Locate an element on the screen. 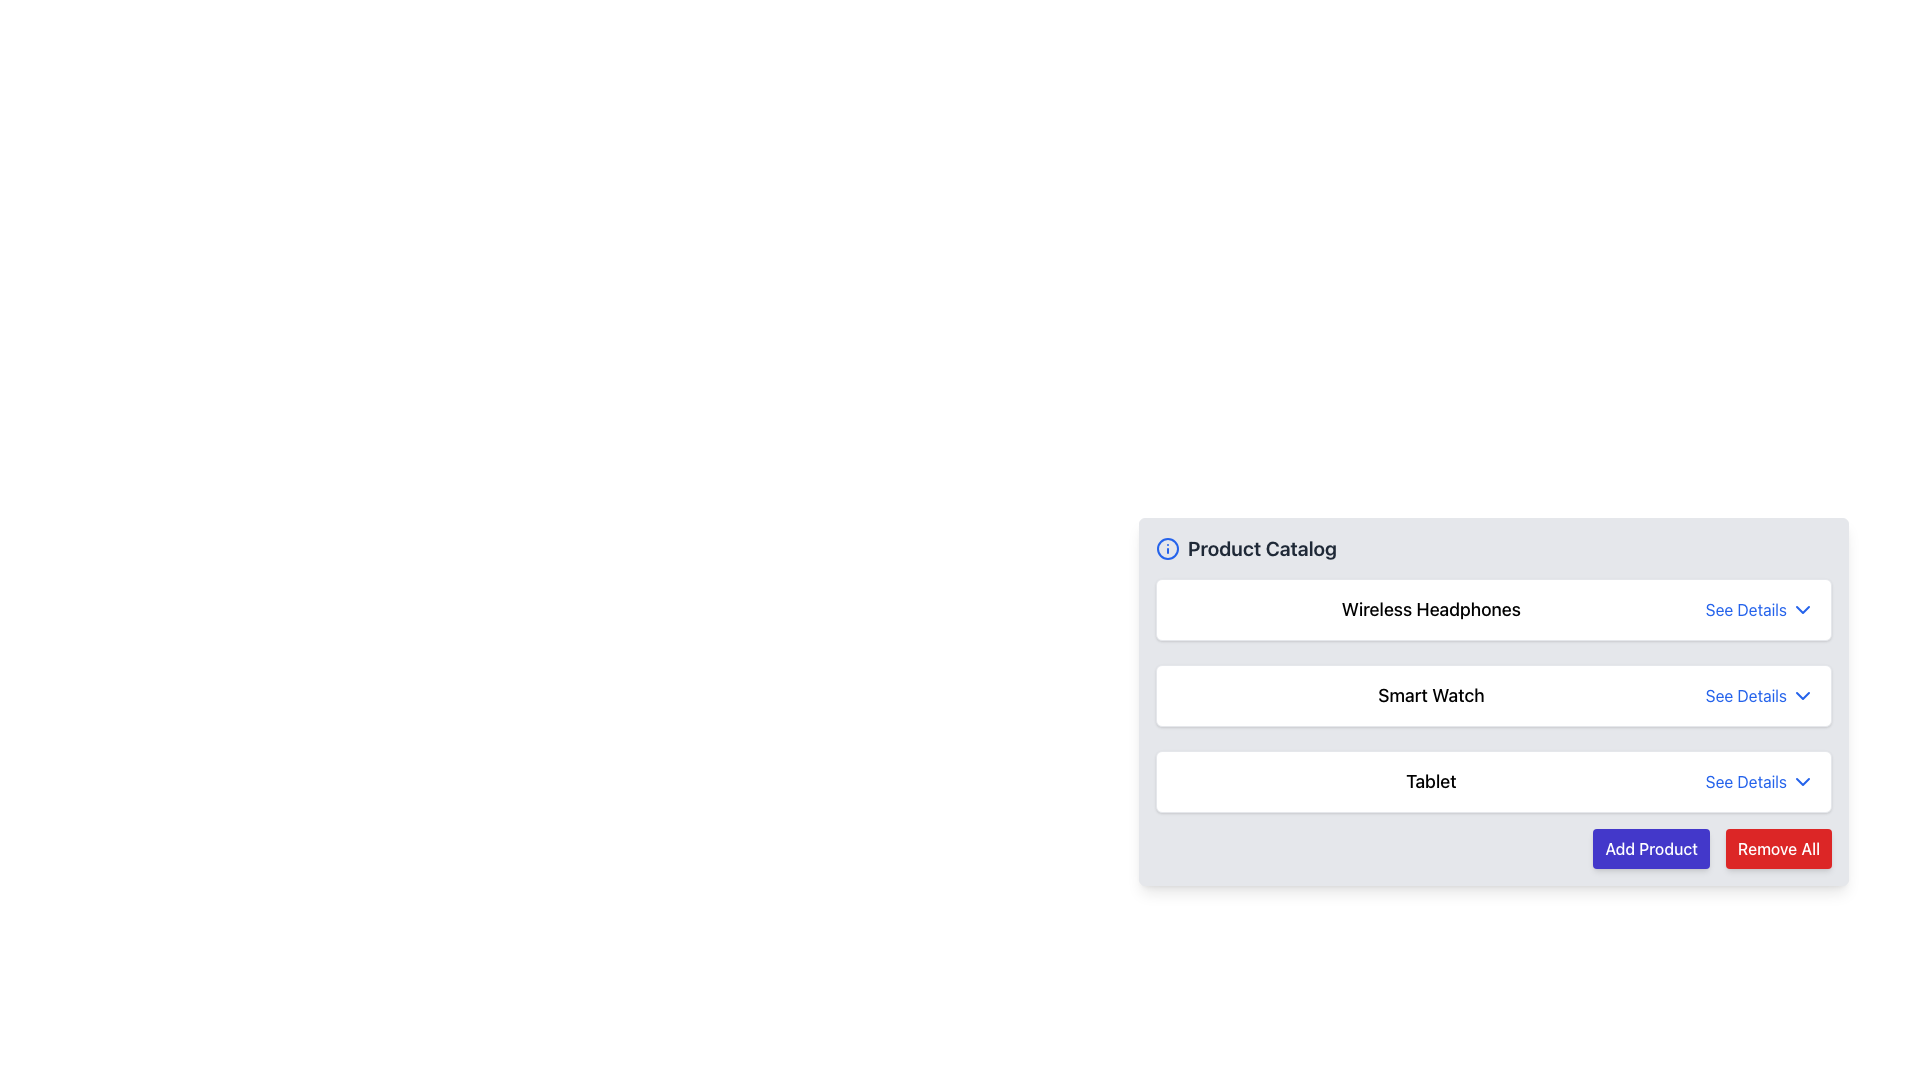 The image size is (1920, 1080). the downward-pointing chevron icon located to the right of the 'See Details' text in the last row of the product listing table for the 'Tablet' product is located at coordinates (1803, 781).